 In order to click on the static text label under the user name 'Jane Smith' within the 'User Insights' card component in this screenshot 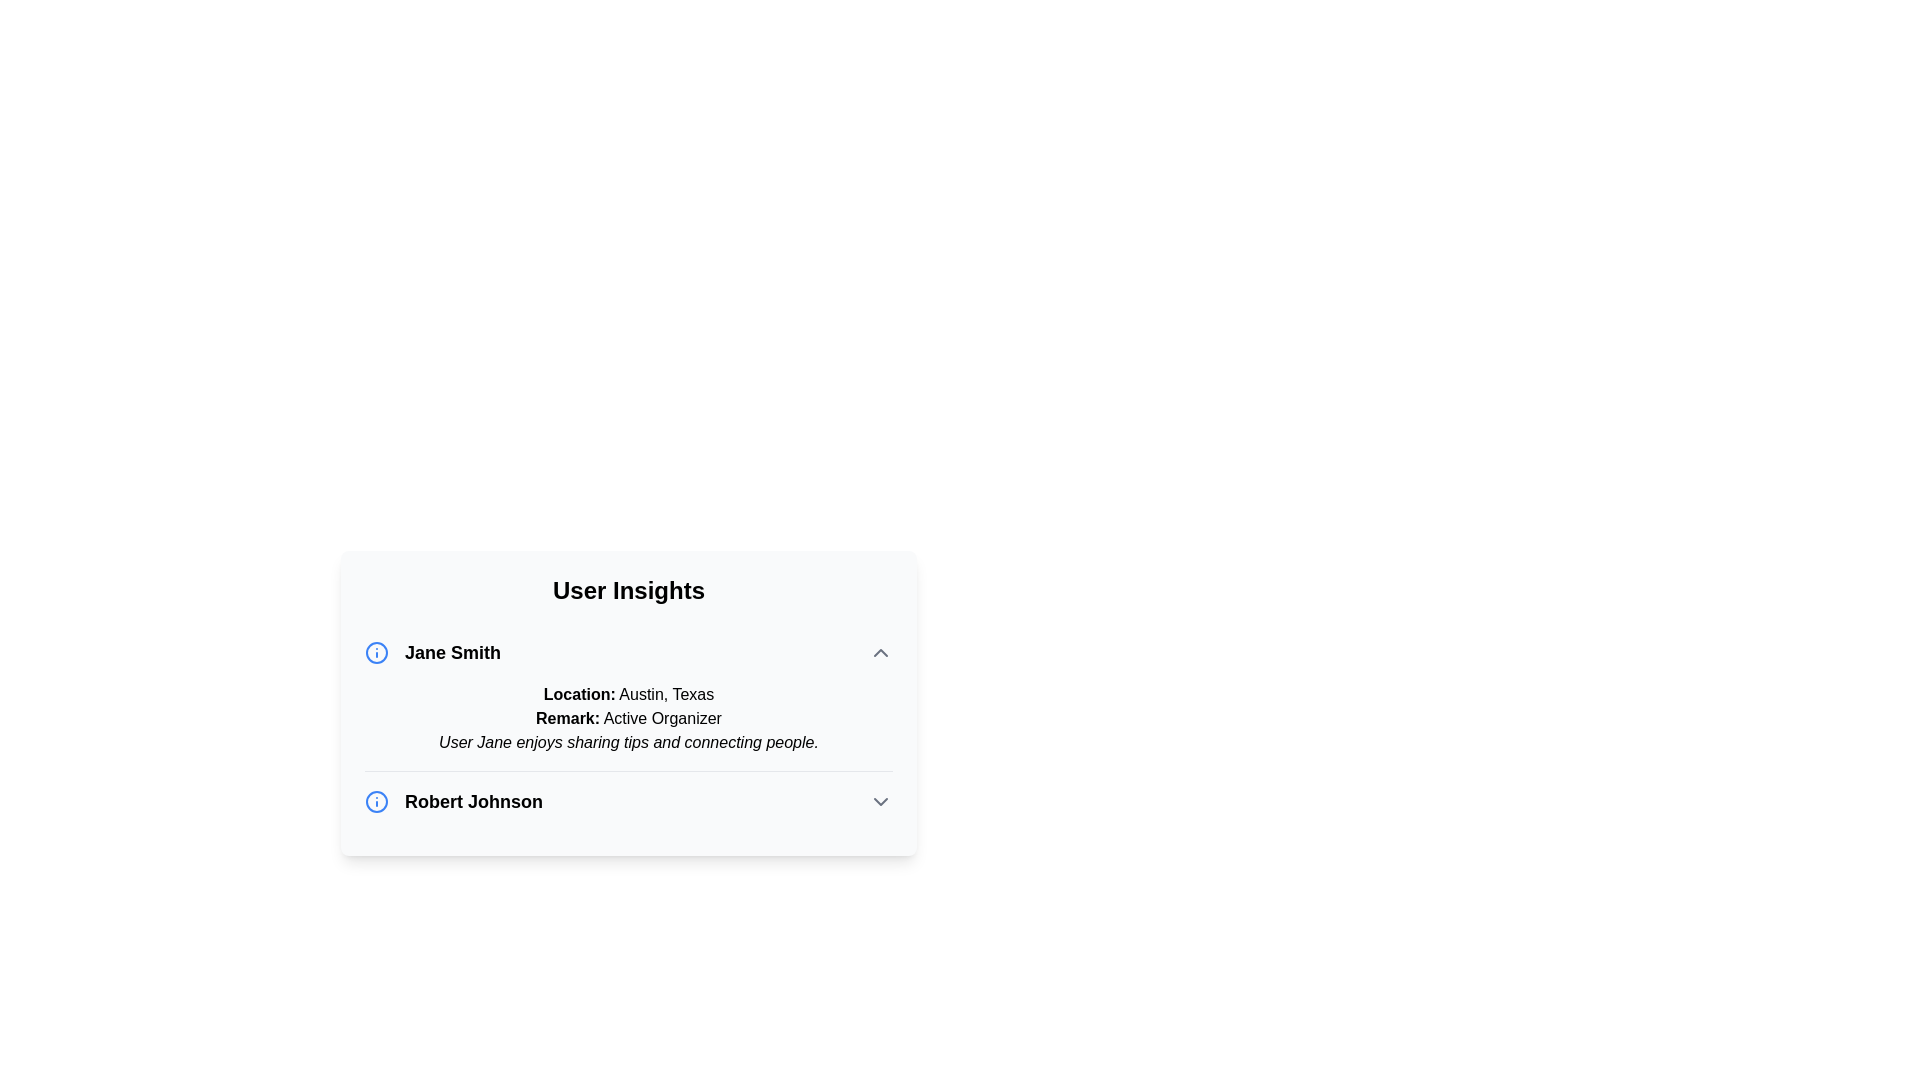, I will do `click(567, 717)`.